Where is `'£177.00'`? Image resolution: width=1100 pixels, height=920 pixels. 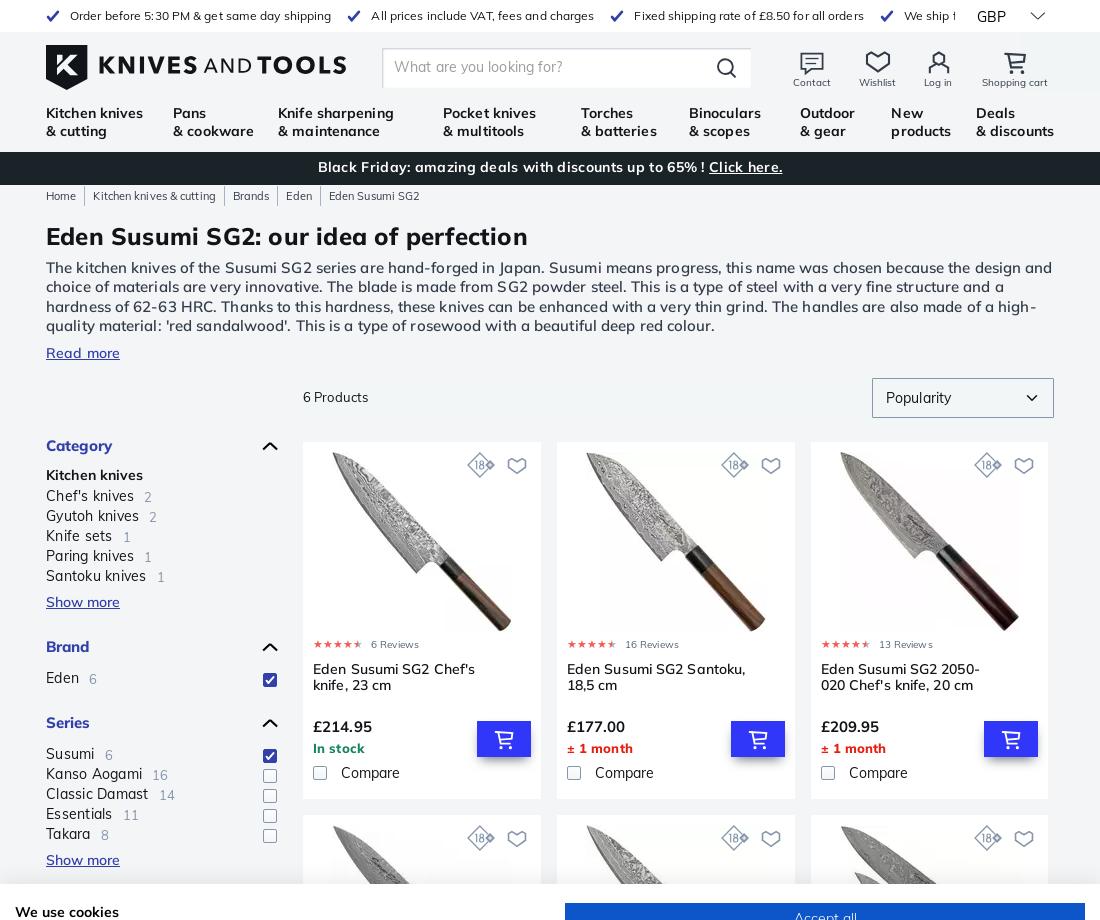 '£177.00' is located at coordinates (594, 725).